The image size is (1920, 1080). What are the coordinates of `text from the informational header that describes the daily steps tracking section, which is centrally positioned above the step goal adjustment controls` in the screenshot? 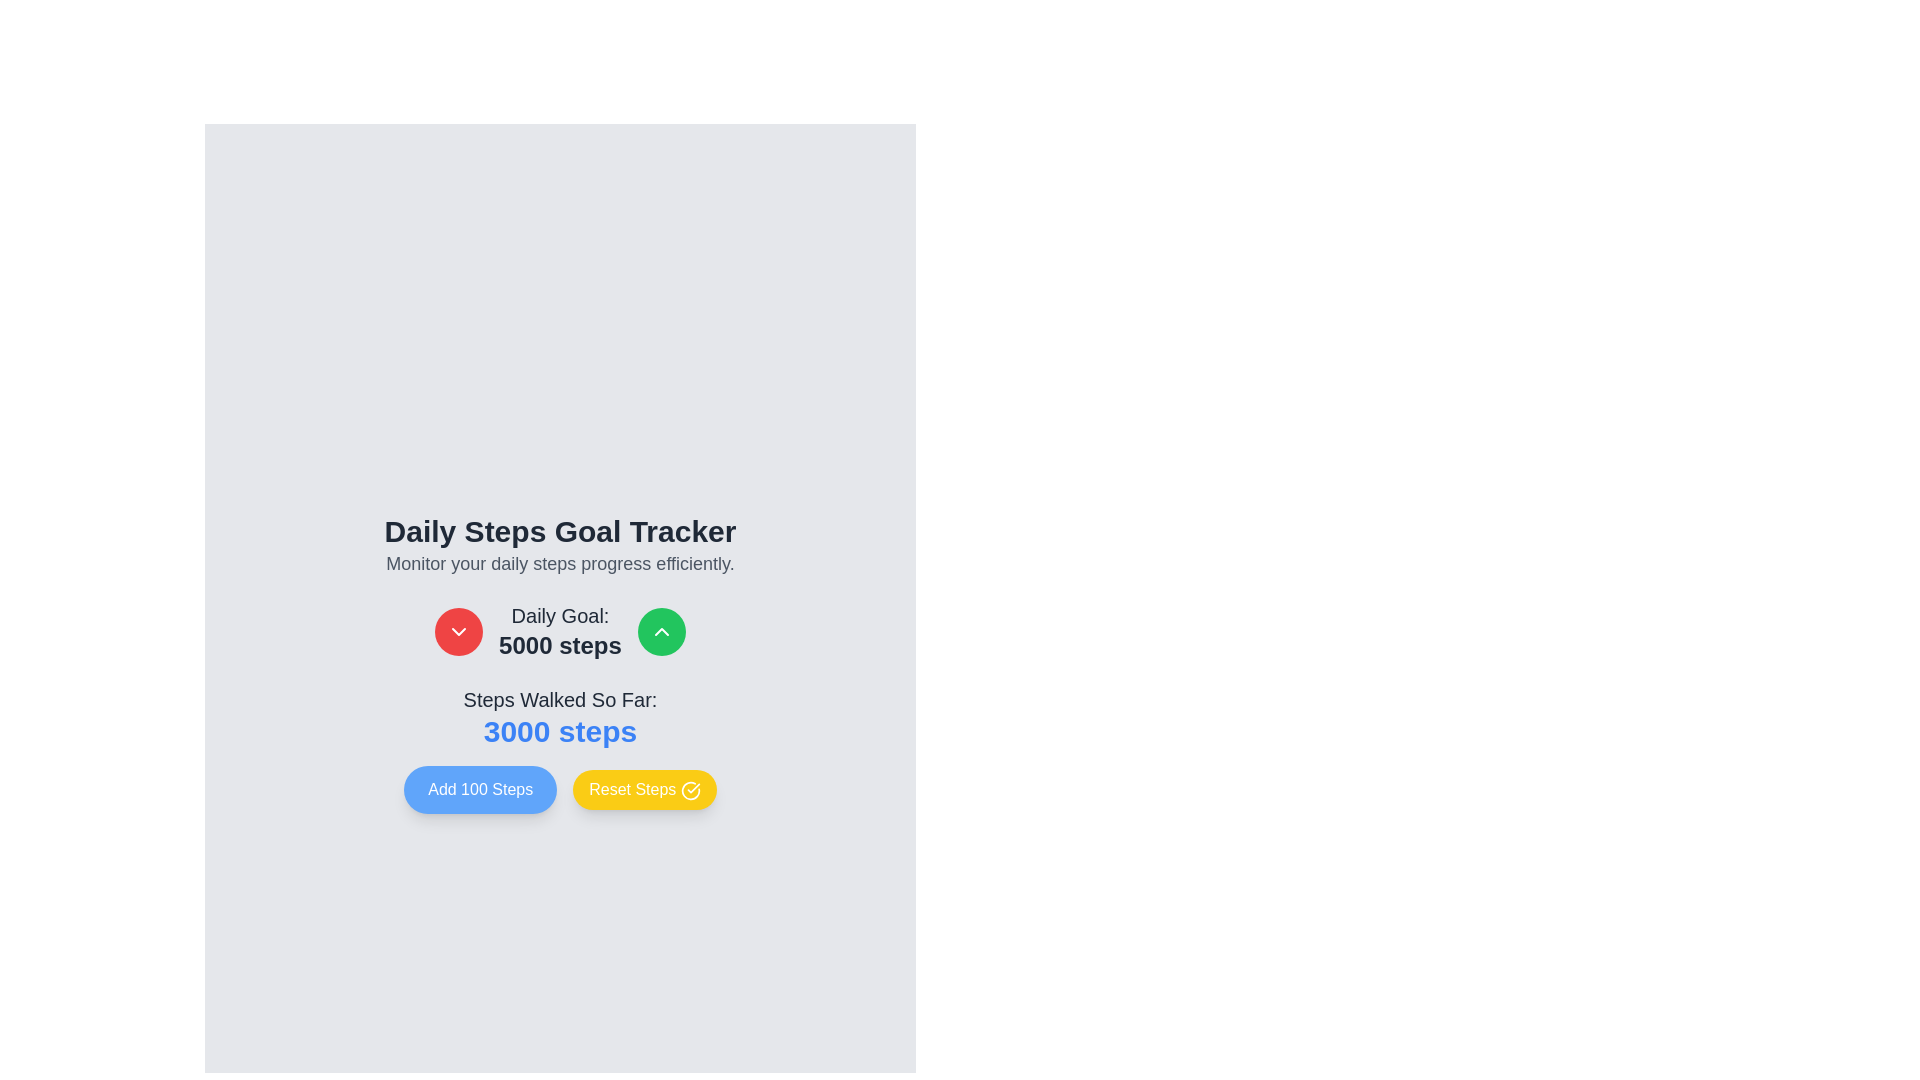 It's located at (560, 546).